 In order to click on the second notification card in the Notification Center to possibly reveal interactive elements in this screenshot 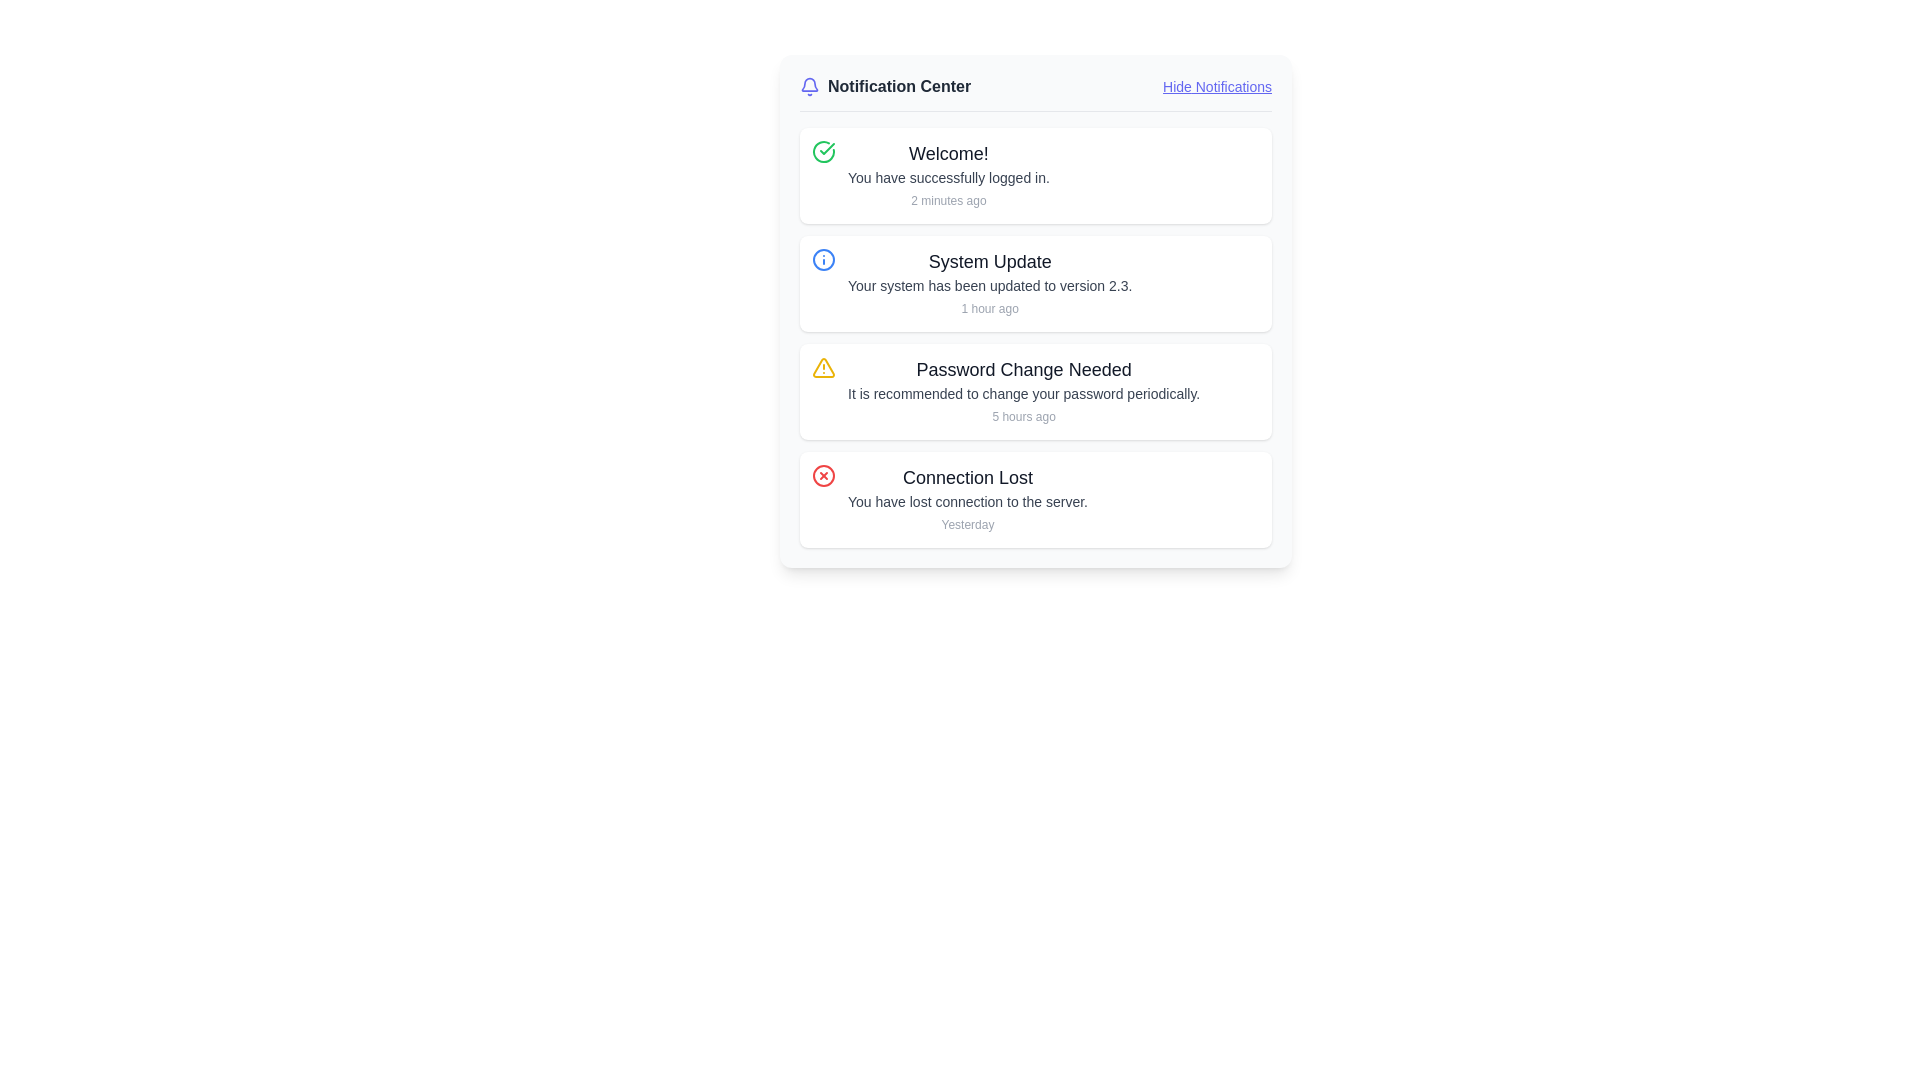, I will do `click(990, 284)`.